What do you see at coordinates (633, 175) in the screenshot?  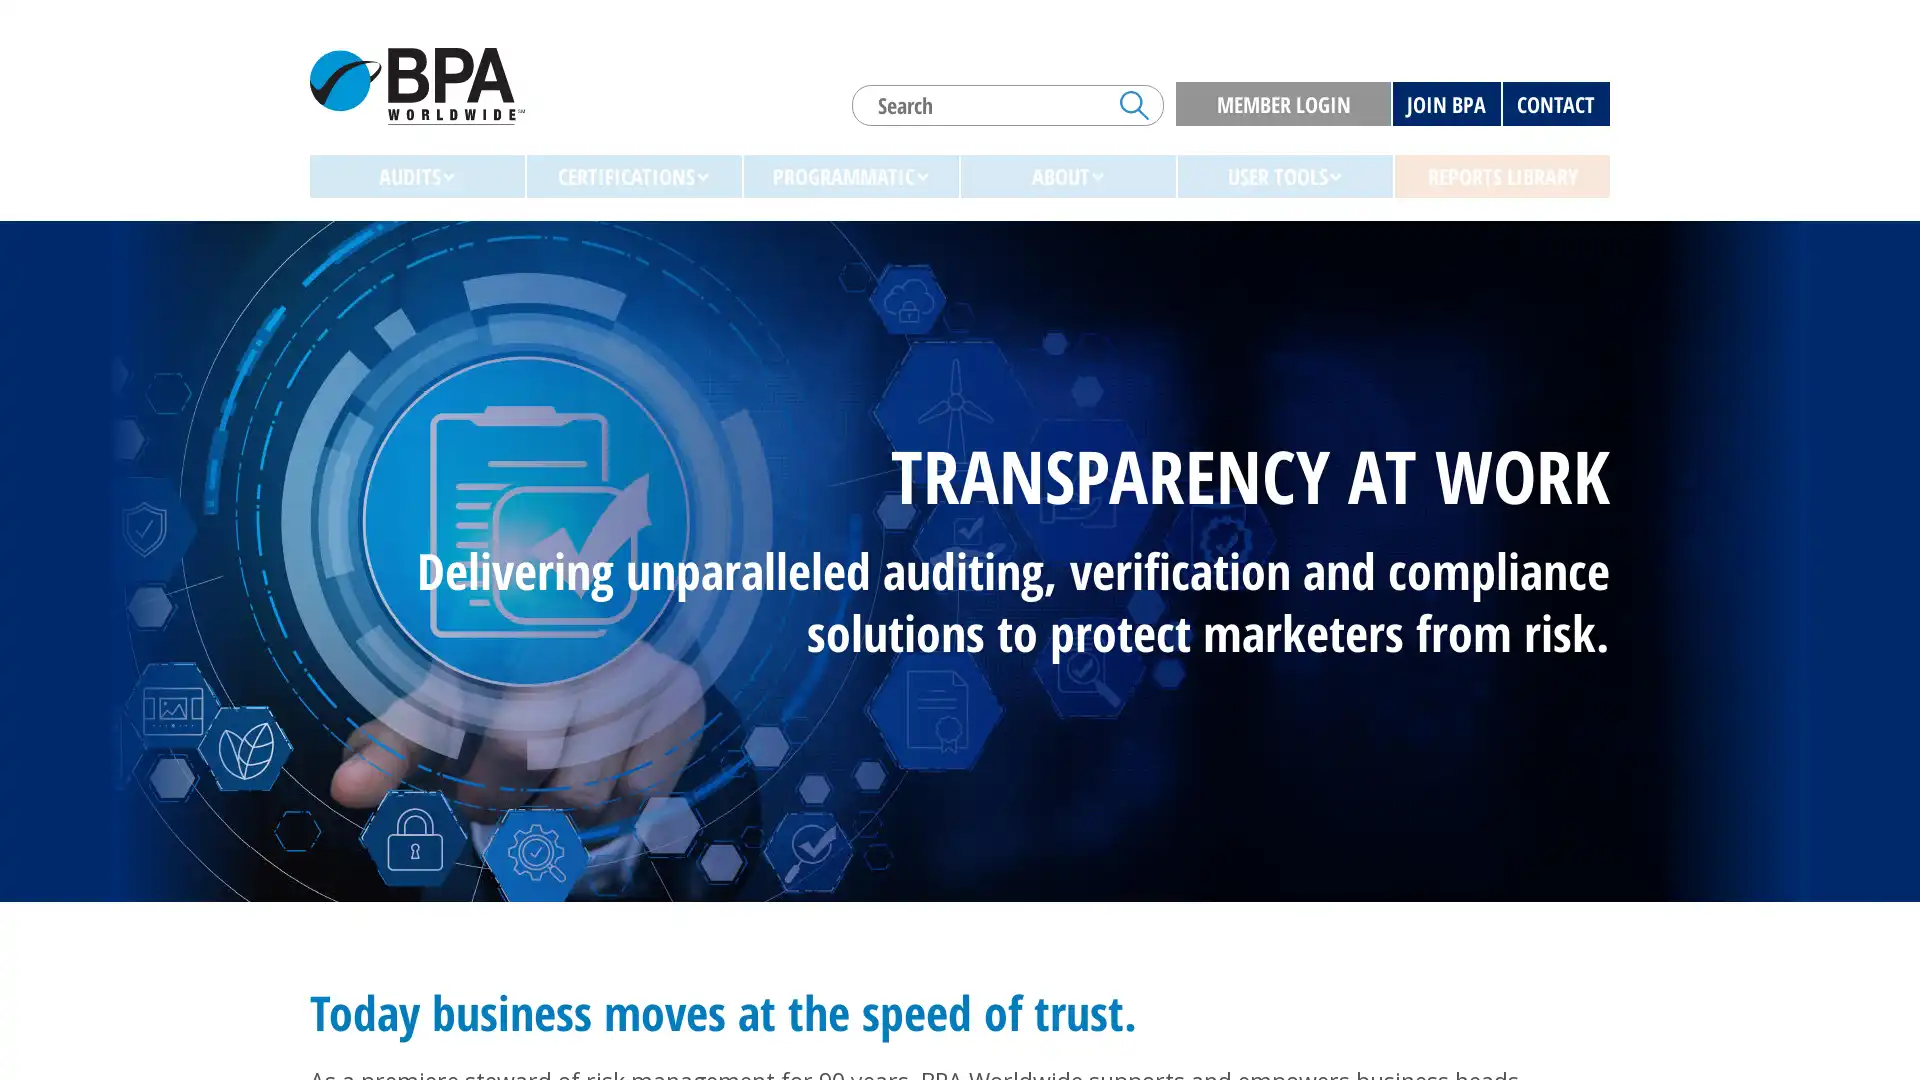 I see `CERTIFICATIONS` at bounding box center [633, 175].